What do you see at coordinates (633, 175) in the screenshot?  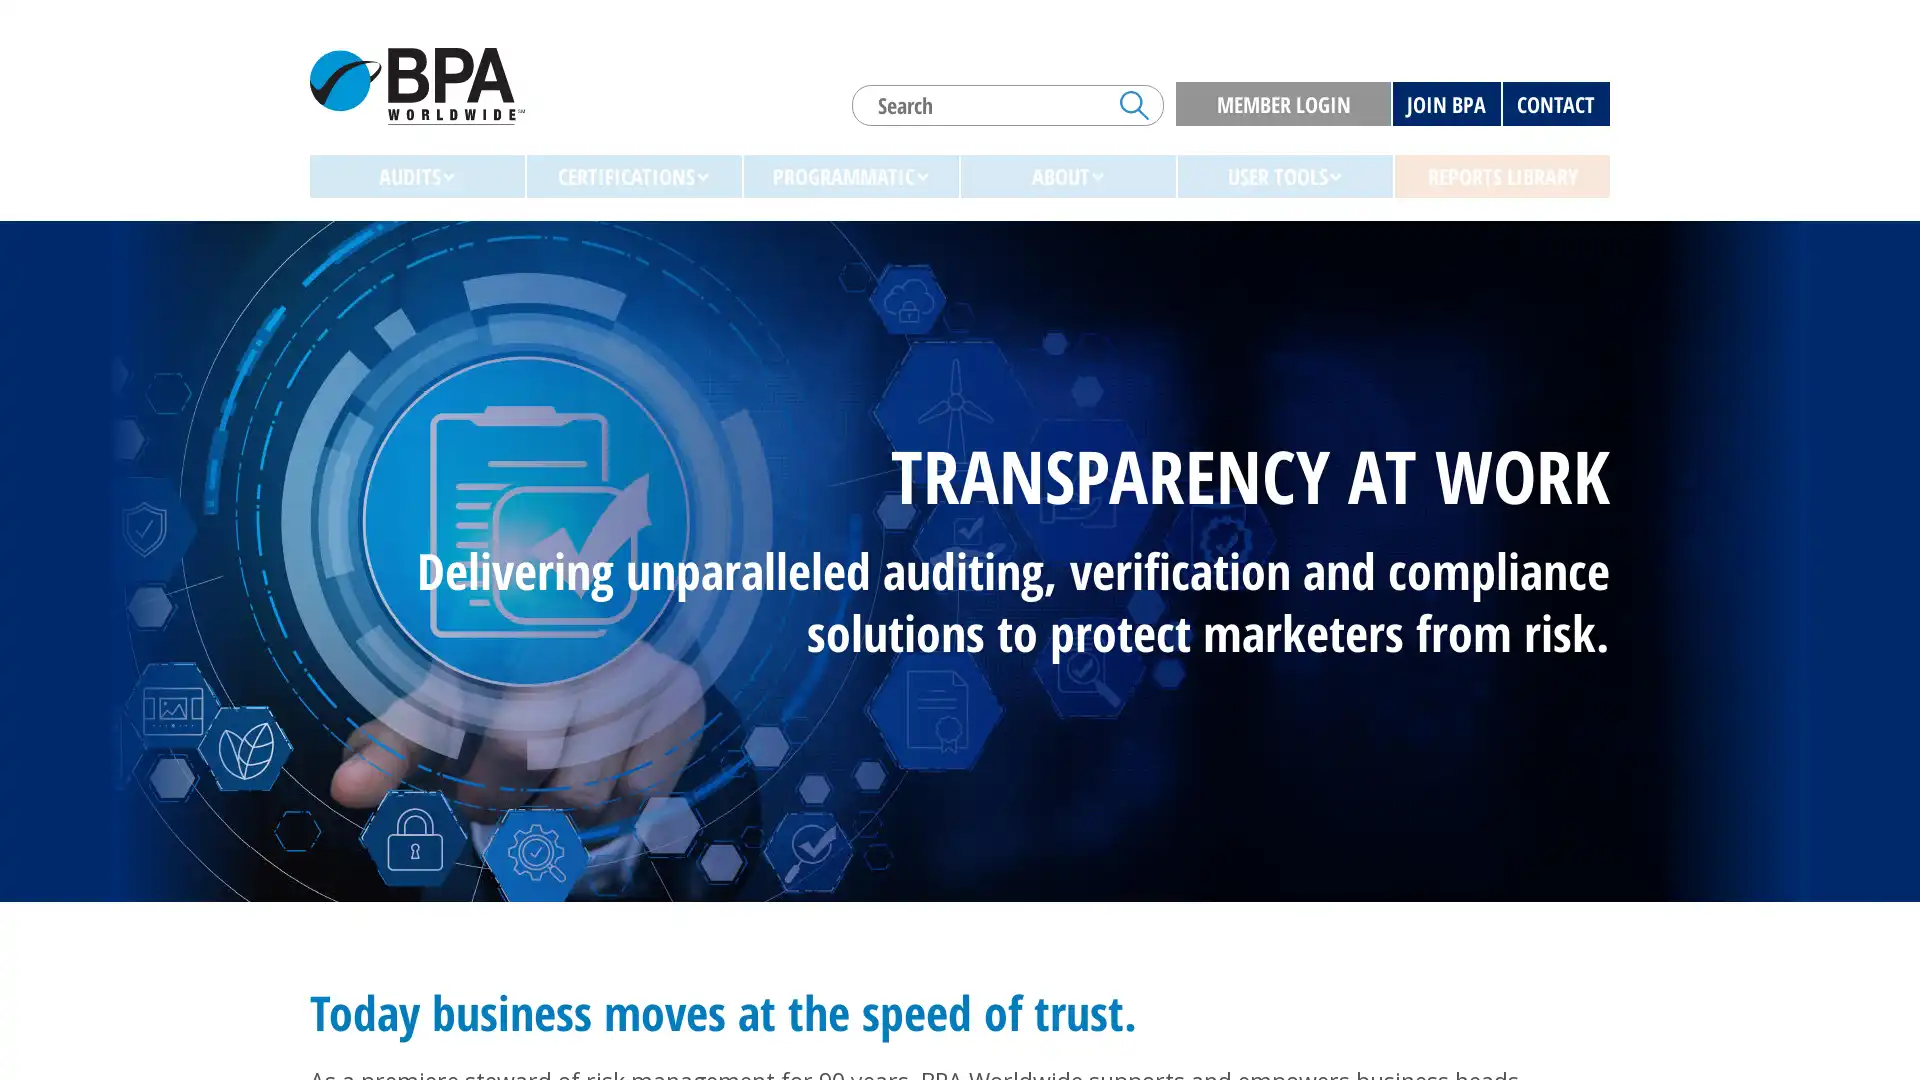 I see `CERTIFICATIONS` at bounding box center [633, 175].